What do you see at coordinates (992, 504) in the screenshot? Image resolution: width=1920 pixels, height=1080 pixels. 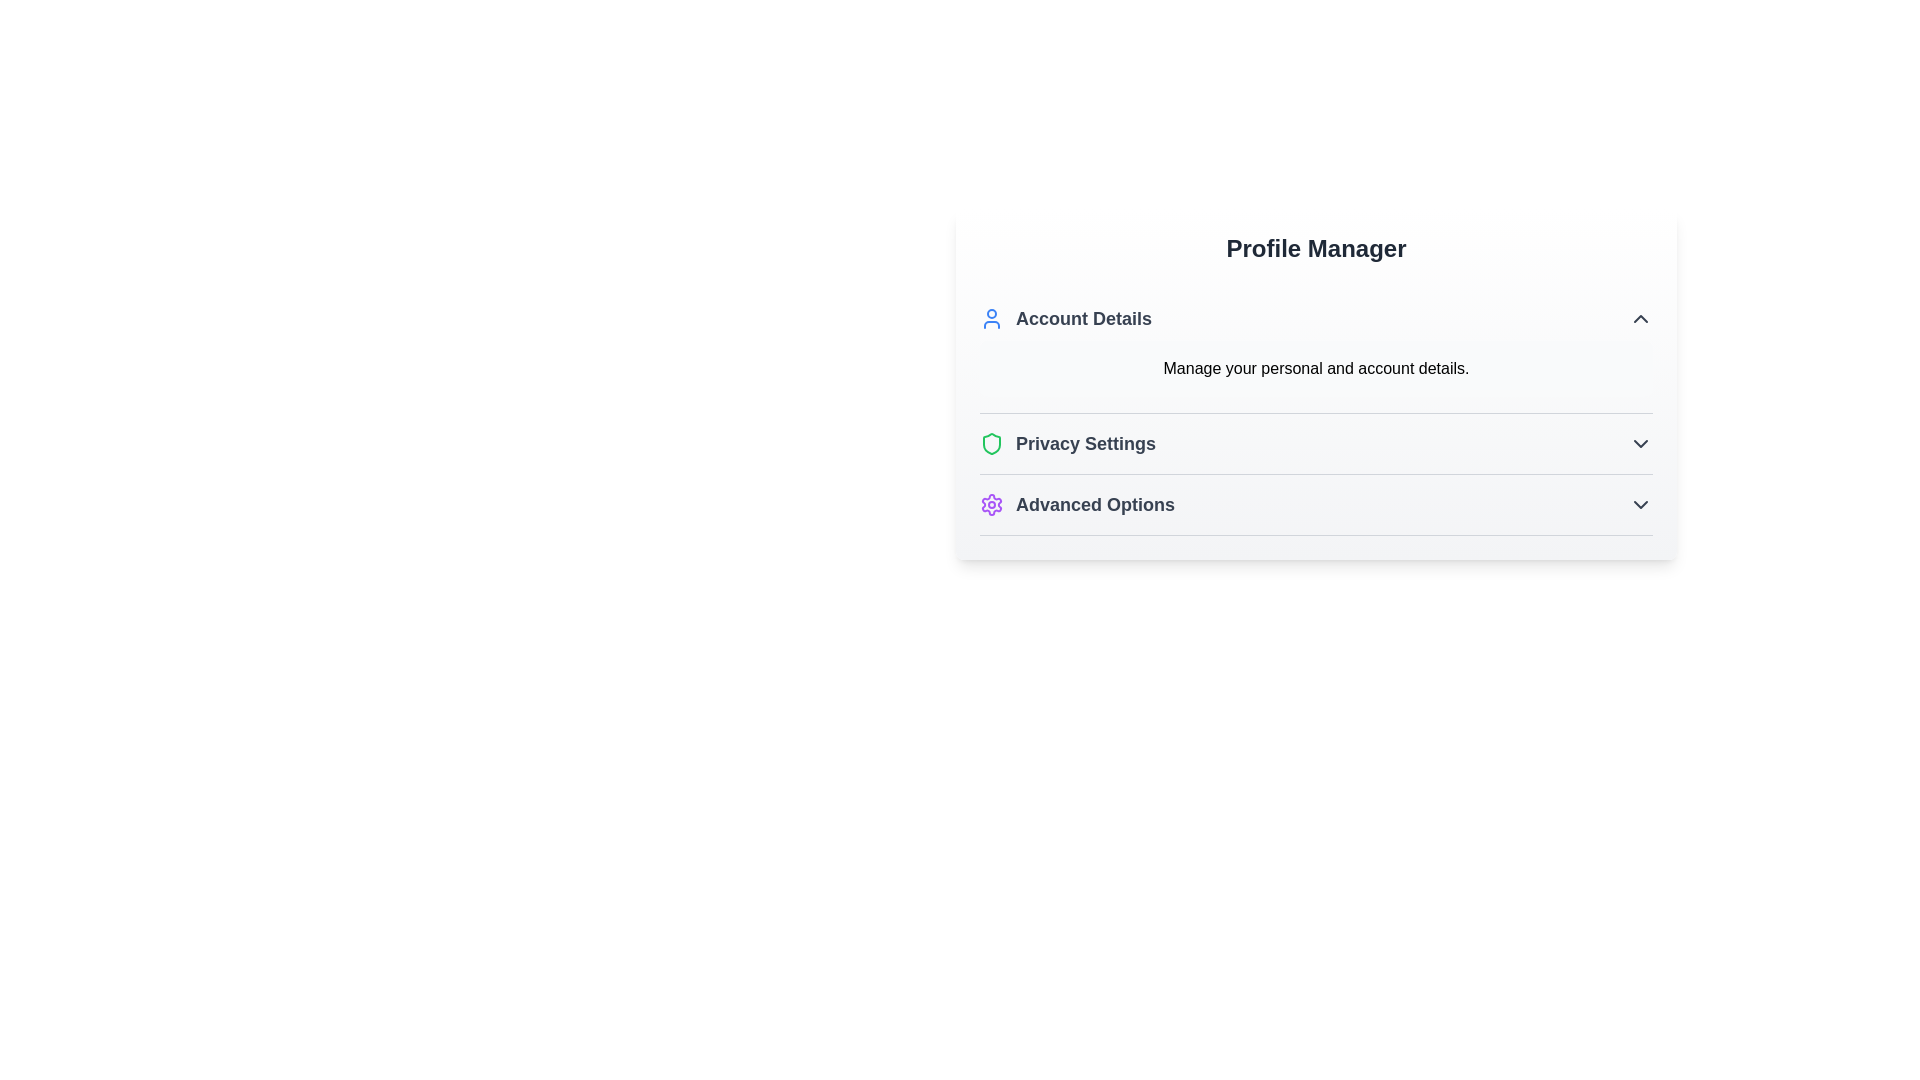 I see `the purple gear icon representing the settings function, located to the left of 'Advanced Options' in the Profile Manager interface` at bounding box center [992, 504].